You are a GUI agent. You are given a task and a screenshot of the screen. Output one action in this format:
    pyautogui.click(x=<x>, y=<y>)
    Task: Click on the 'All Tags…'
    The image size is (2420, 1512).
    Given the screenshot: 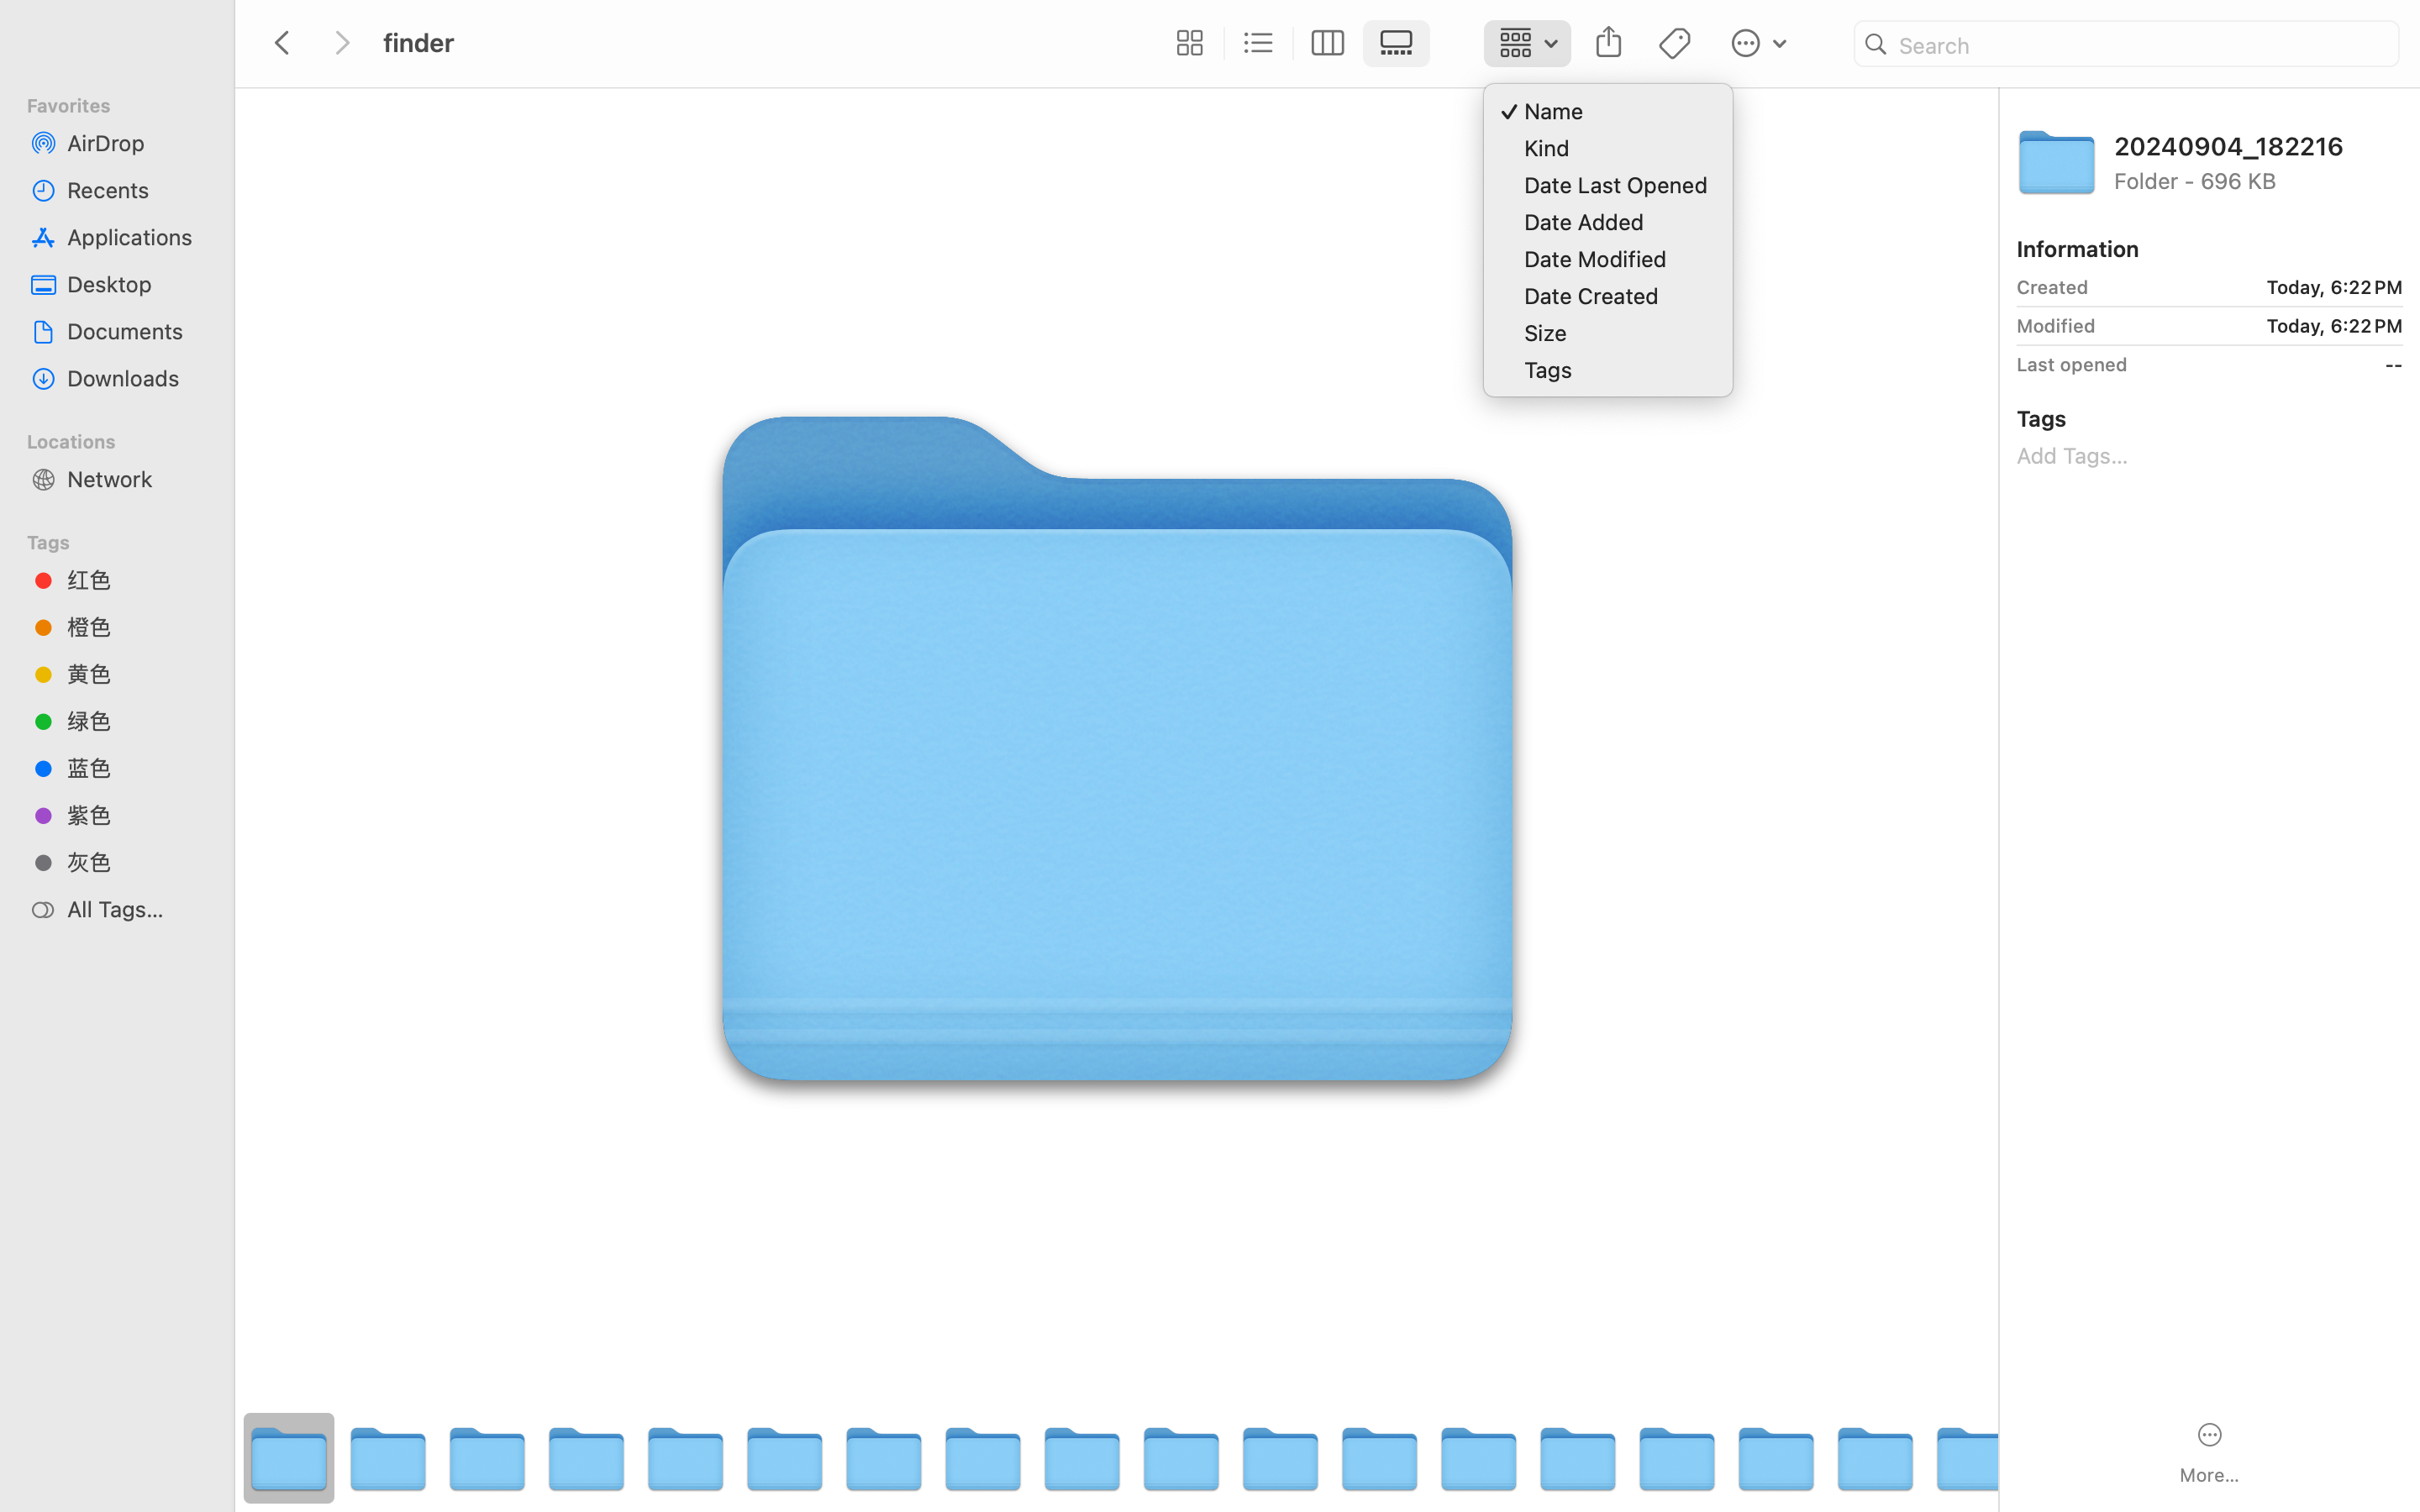 What is the action you would take?
    pyautogui.click(x=134, y=907)
    